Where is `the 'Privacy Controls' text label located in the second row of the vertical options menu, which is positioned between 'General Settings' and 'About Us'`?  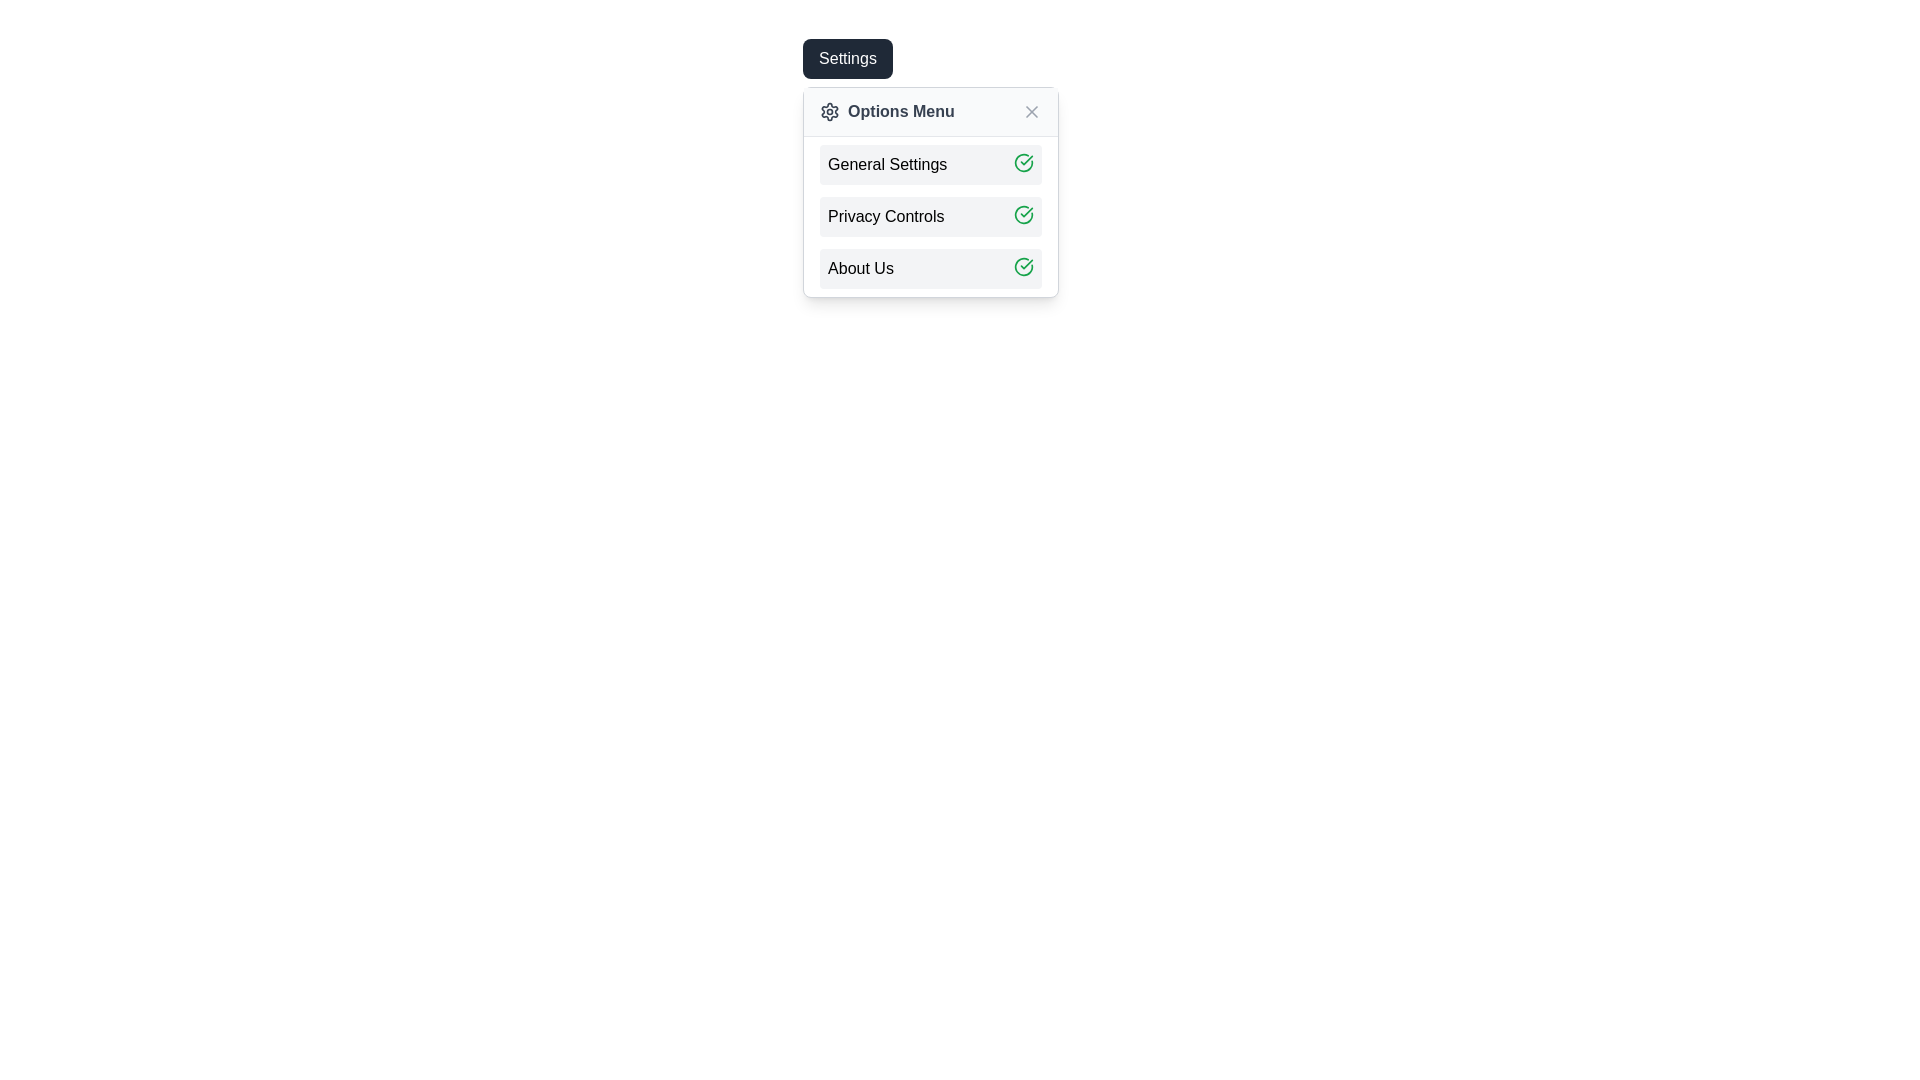
the 'Privacy Controls' text label located in the second row of the vertical options menu, which is positioned between 'General Settings' and 'About Us' is located at coordinates (885, 216).